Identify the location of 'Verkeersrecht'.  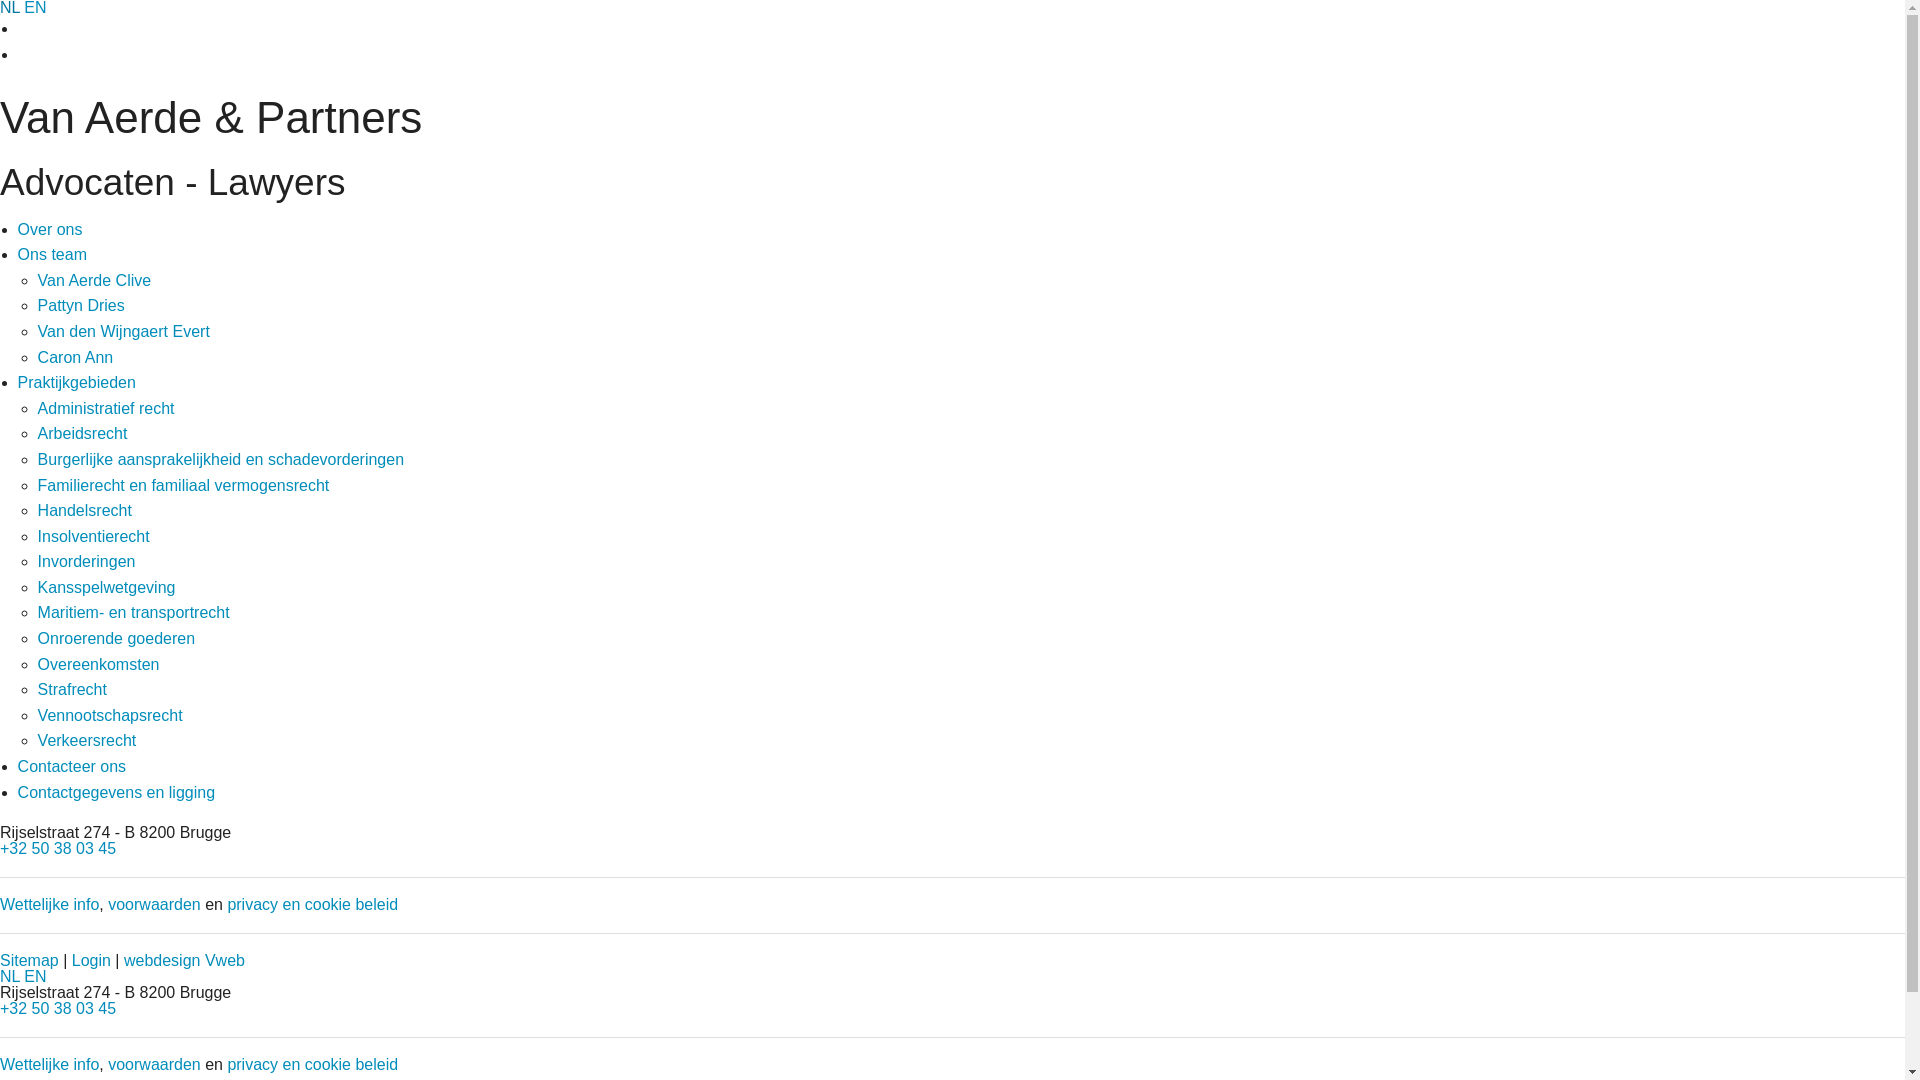
(86, 740).